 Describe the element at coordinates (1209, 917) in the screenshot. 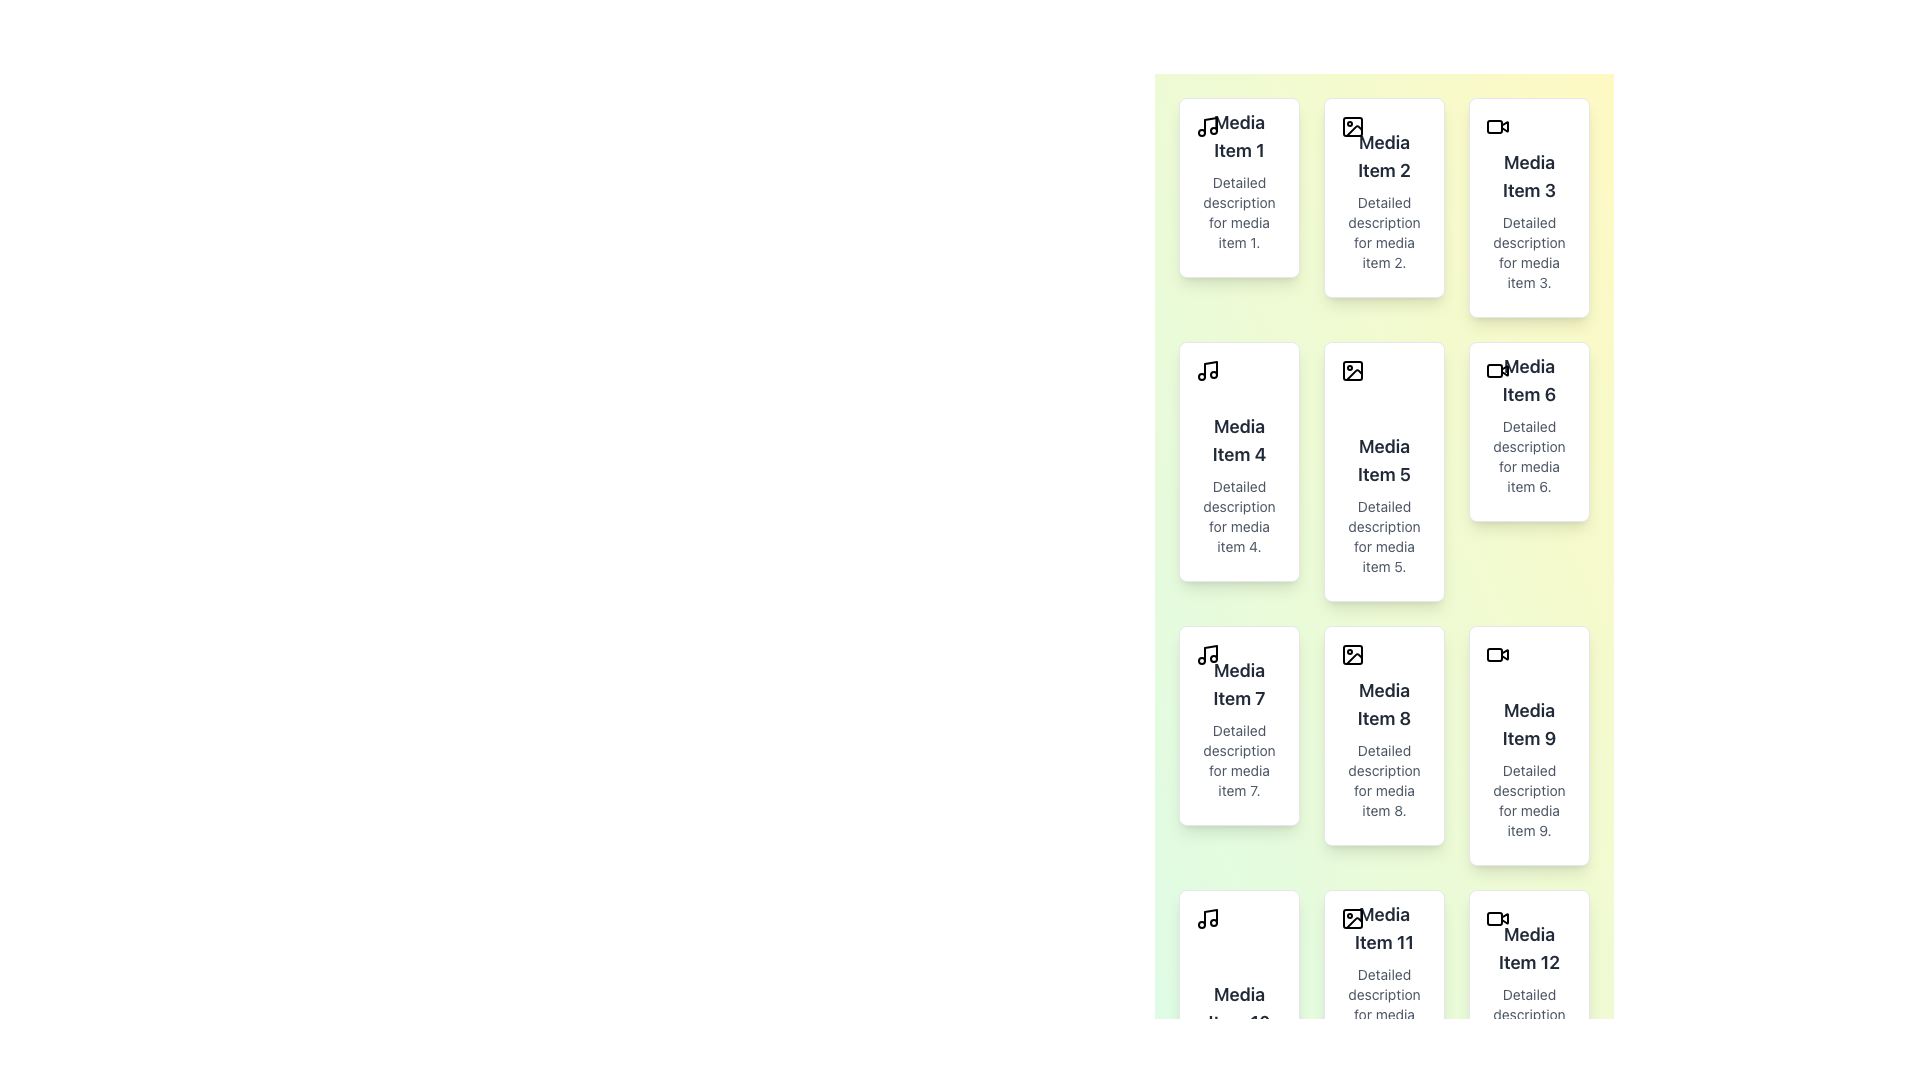

I see `vertical line segment within the SVG icon that is part of the 'Media Item 10' card structure located in the bottom-left corner of the layout` at that location.